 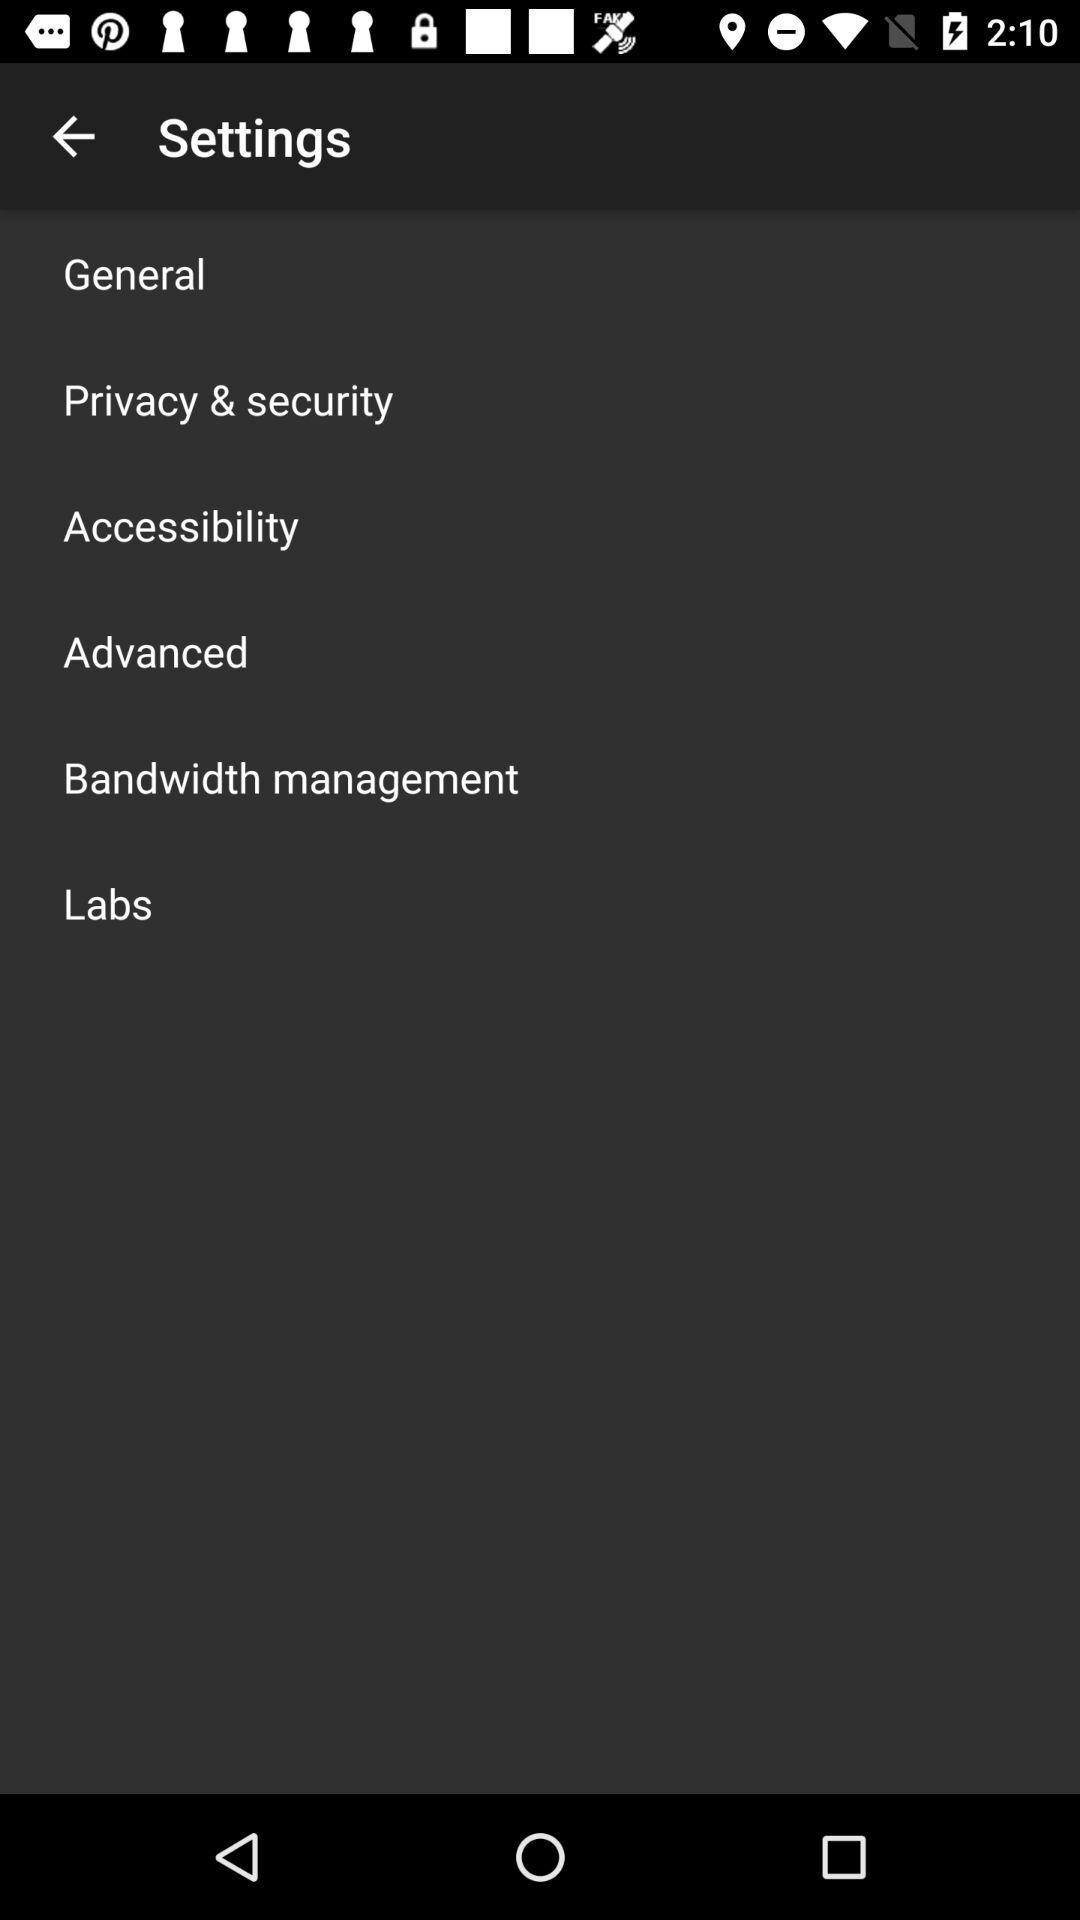 I want to click on the app below the privacy & security item, so click(x=181, y=524).